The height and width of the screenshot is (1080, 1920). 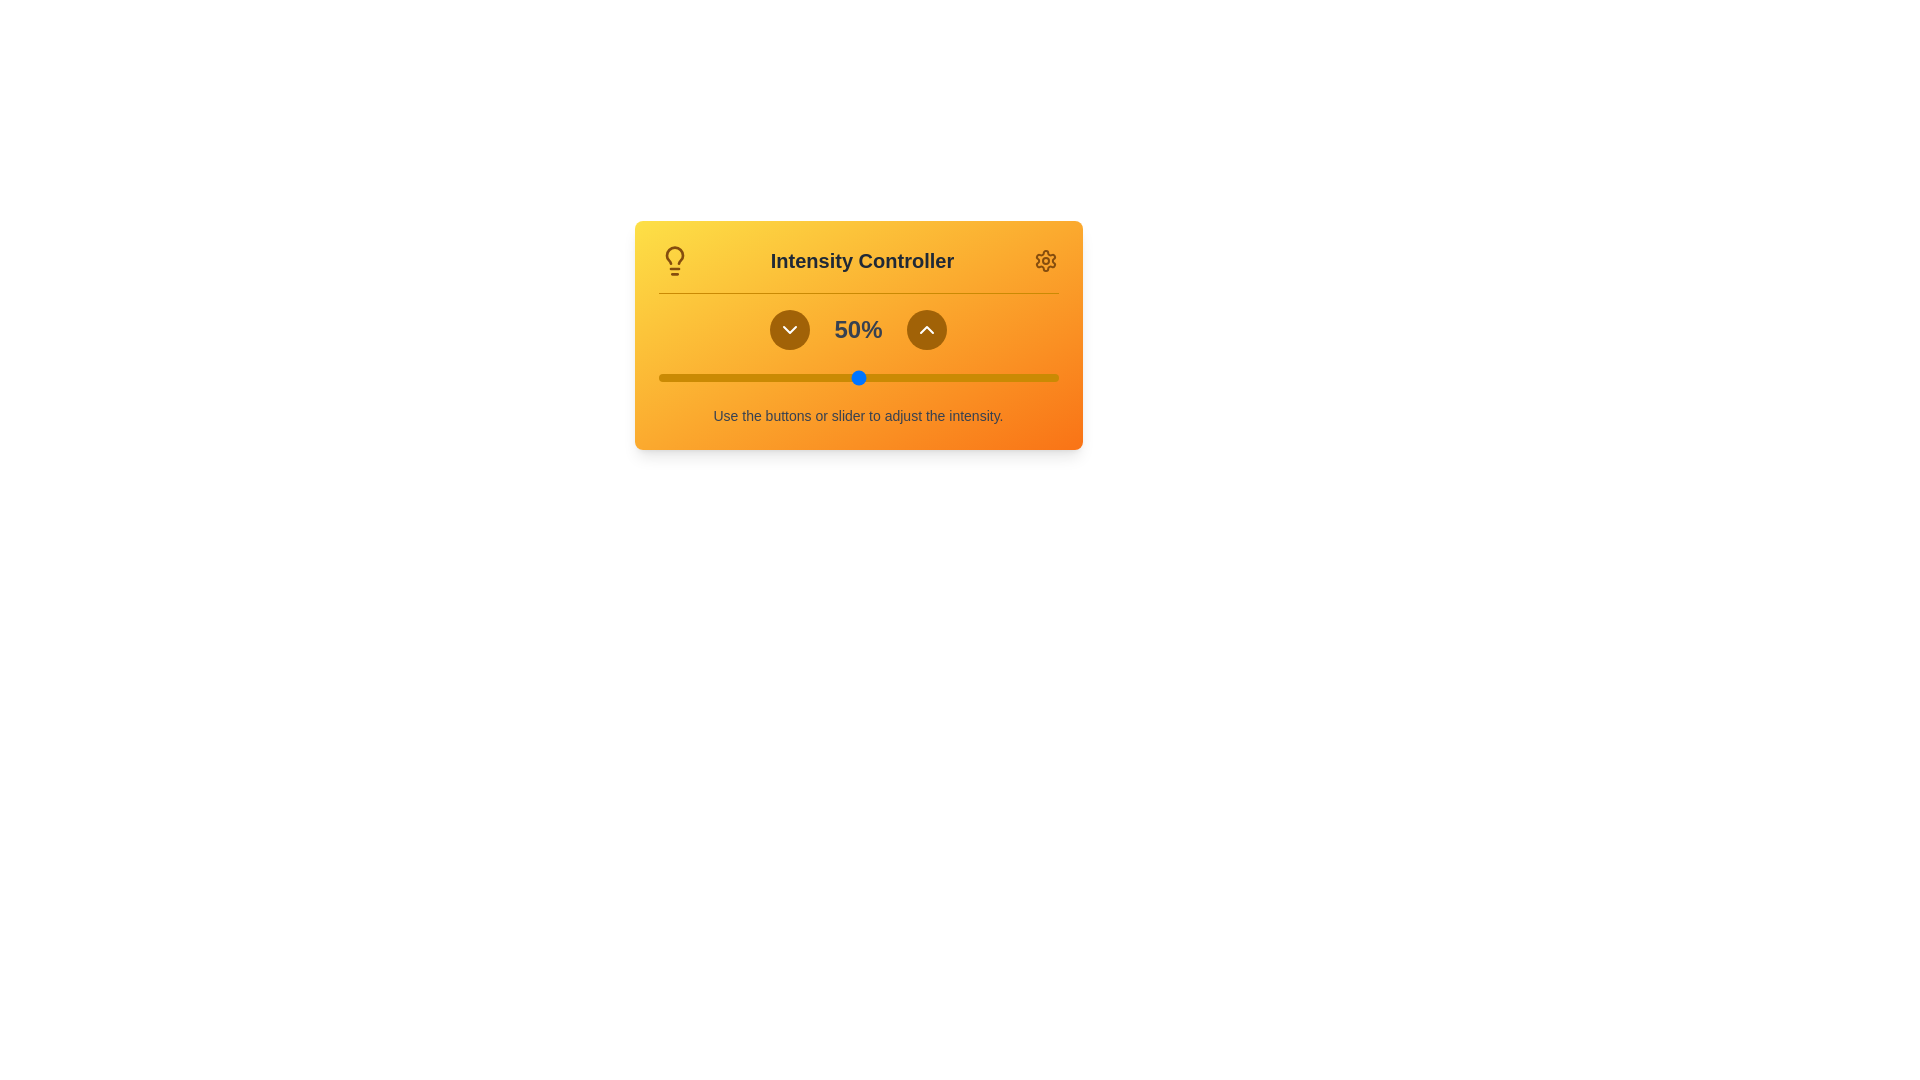 What do you see at coordinates (986, 378) in the screenshot?
I see `the intensity` at bounding box center [986, 378].